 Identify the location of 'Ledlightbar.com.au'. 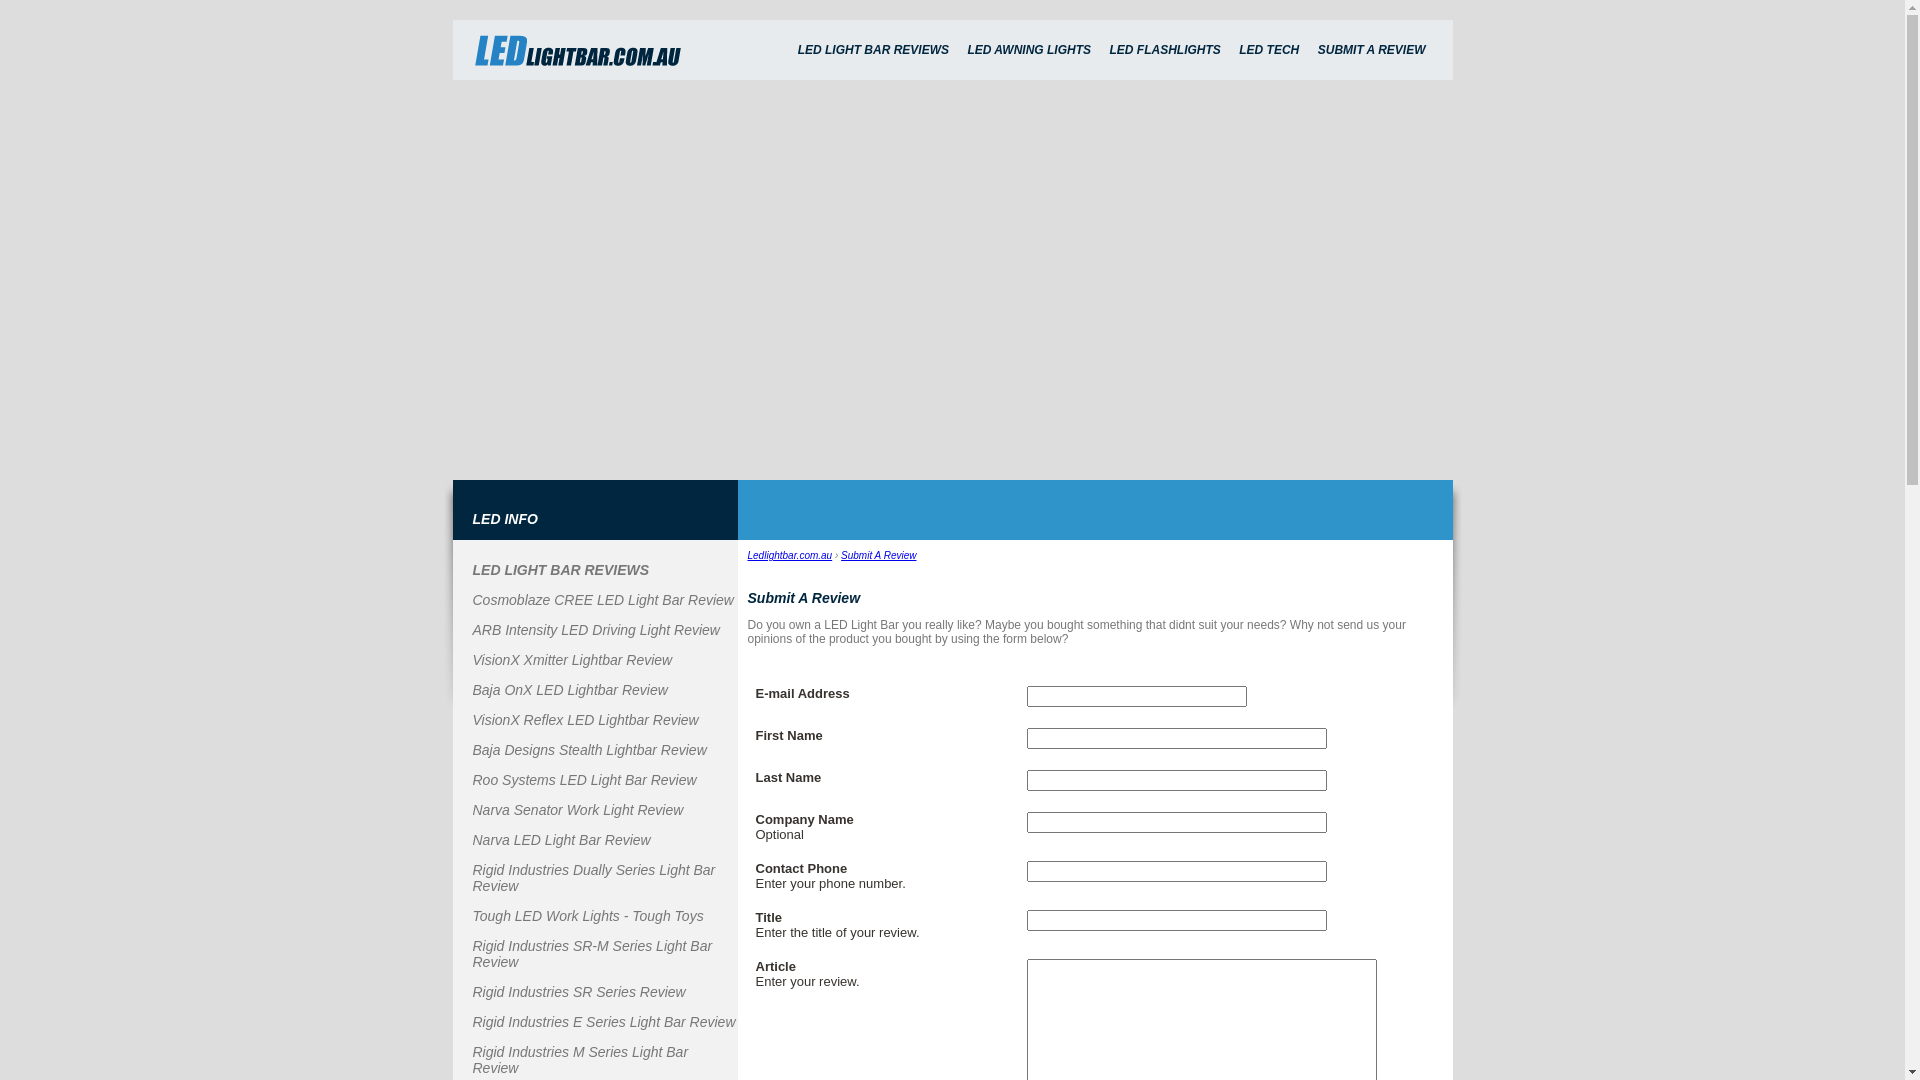
(747, 555).